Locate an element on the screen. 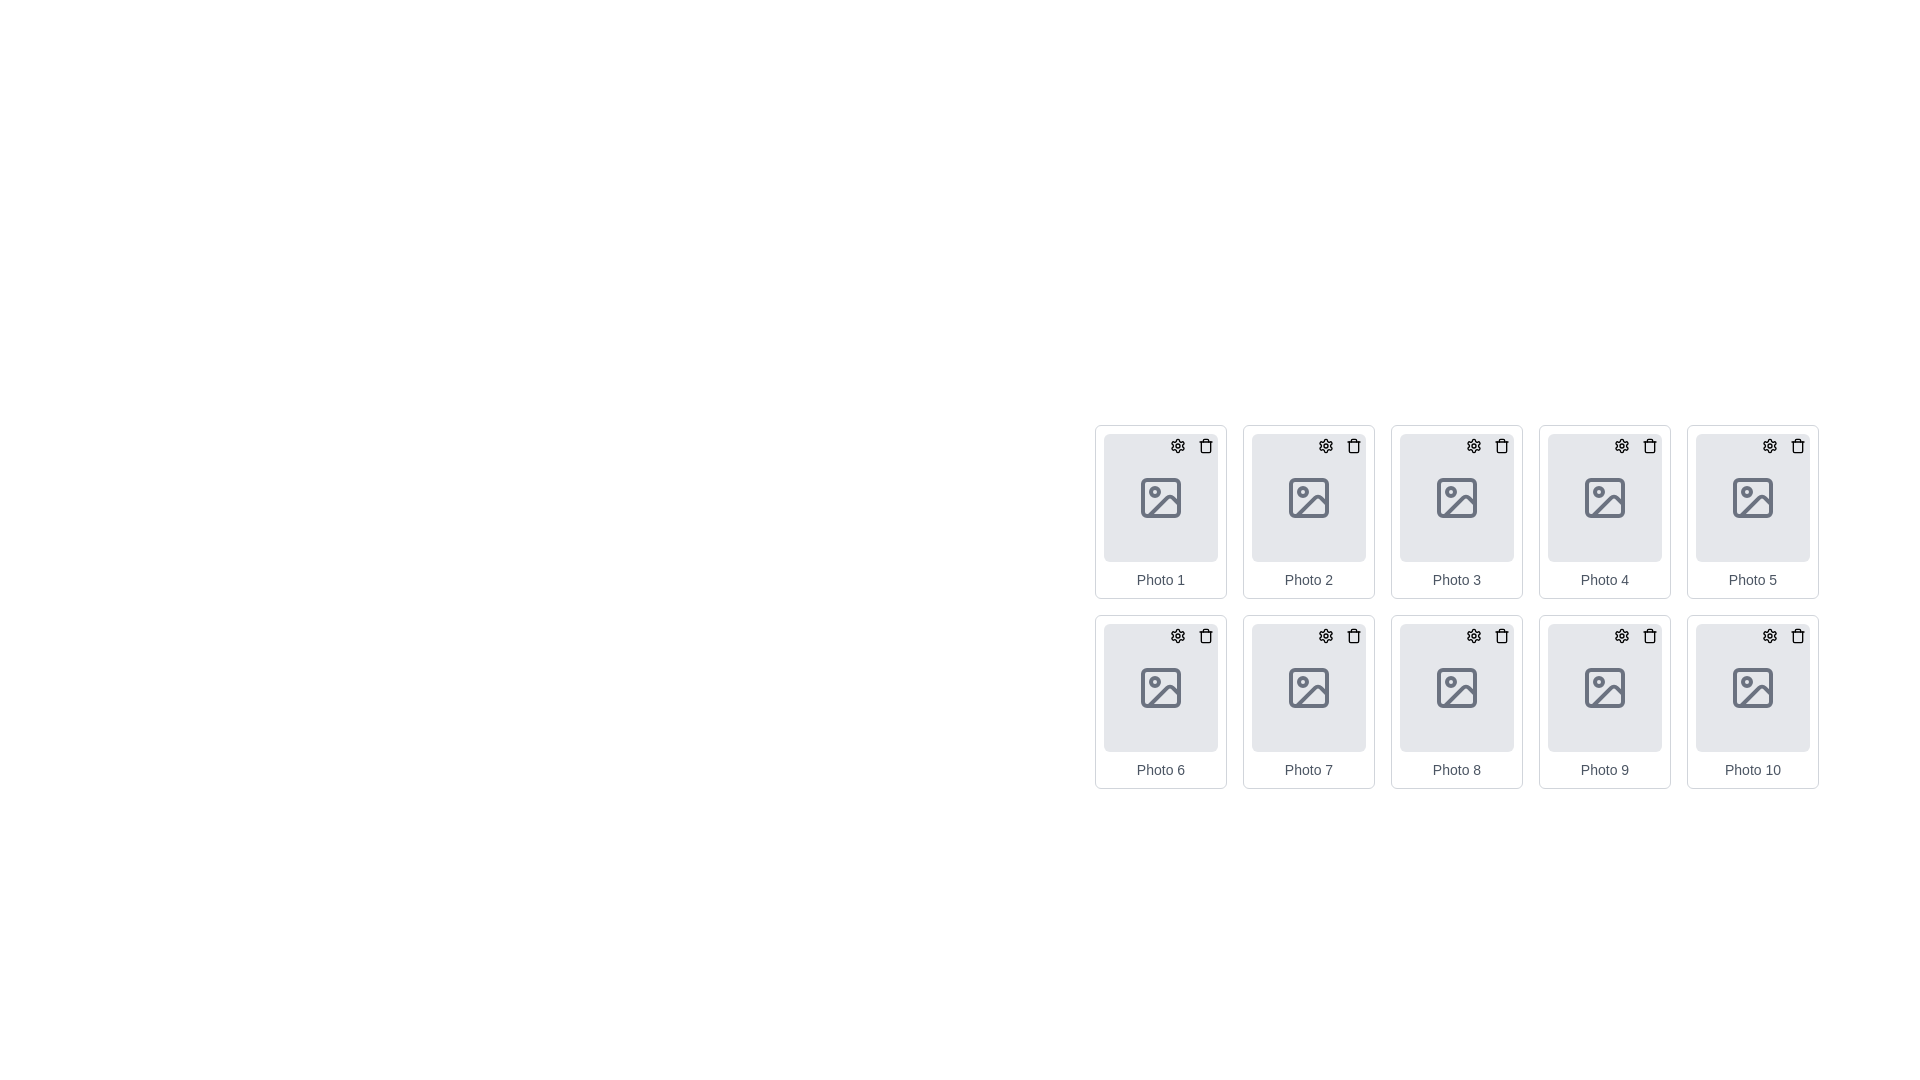  the Card component labeled 'Photo 10' located in the bottom-right corner of the grid to initiate hover effects is located at coordinates (1751, 701).